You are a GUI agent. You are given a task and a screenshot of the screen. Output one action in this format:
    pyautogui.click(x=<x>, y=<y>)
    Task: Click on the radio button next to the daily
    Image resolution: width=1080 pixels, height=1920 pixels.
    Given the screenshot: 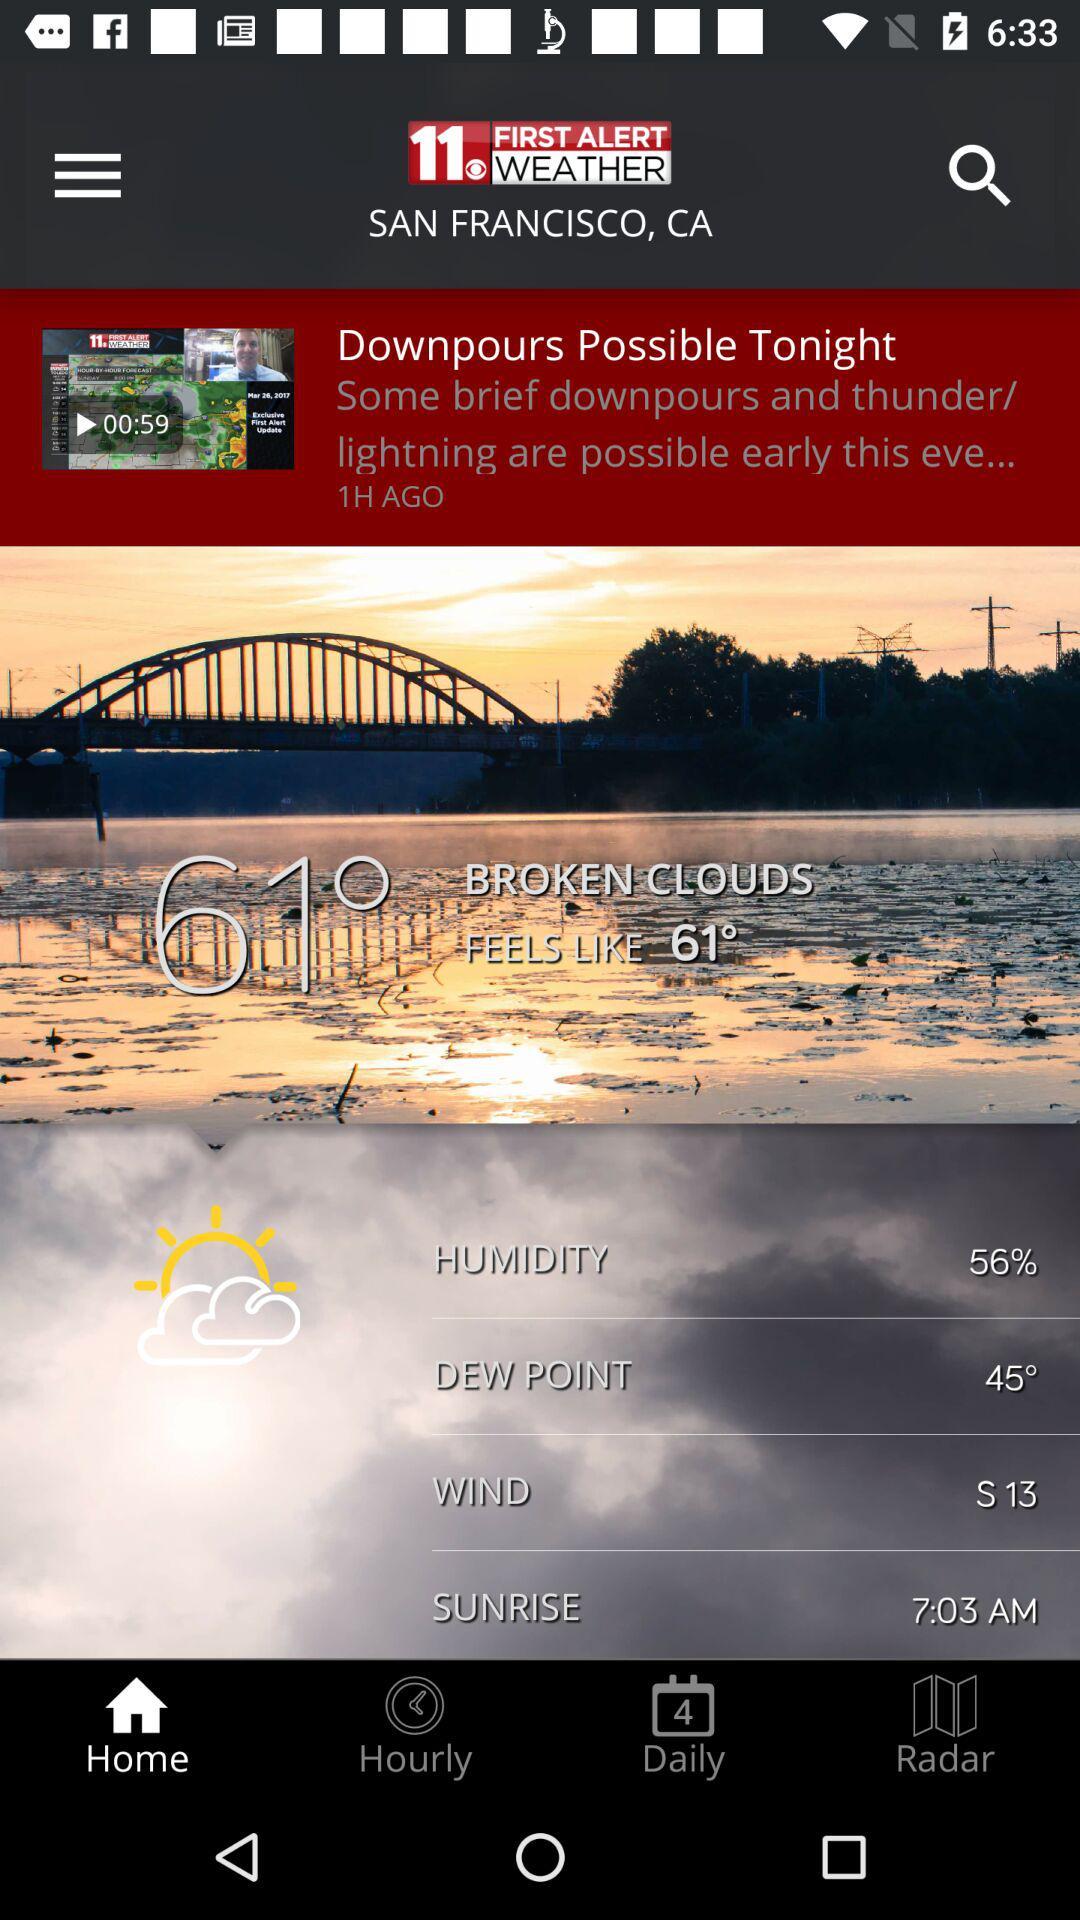 What is the action you would take?
    pyautogui.click(x=945, y=1726)
    